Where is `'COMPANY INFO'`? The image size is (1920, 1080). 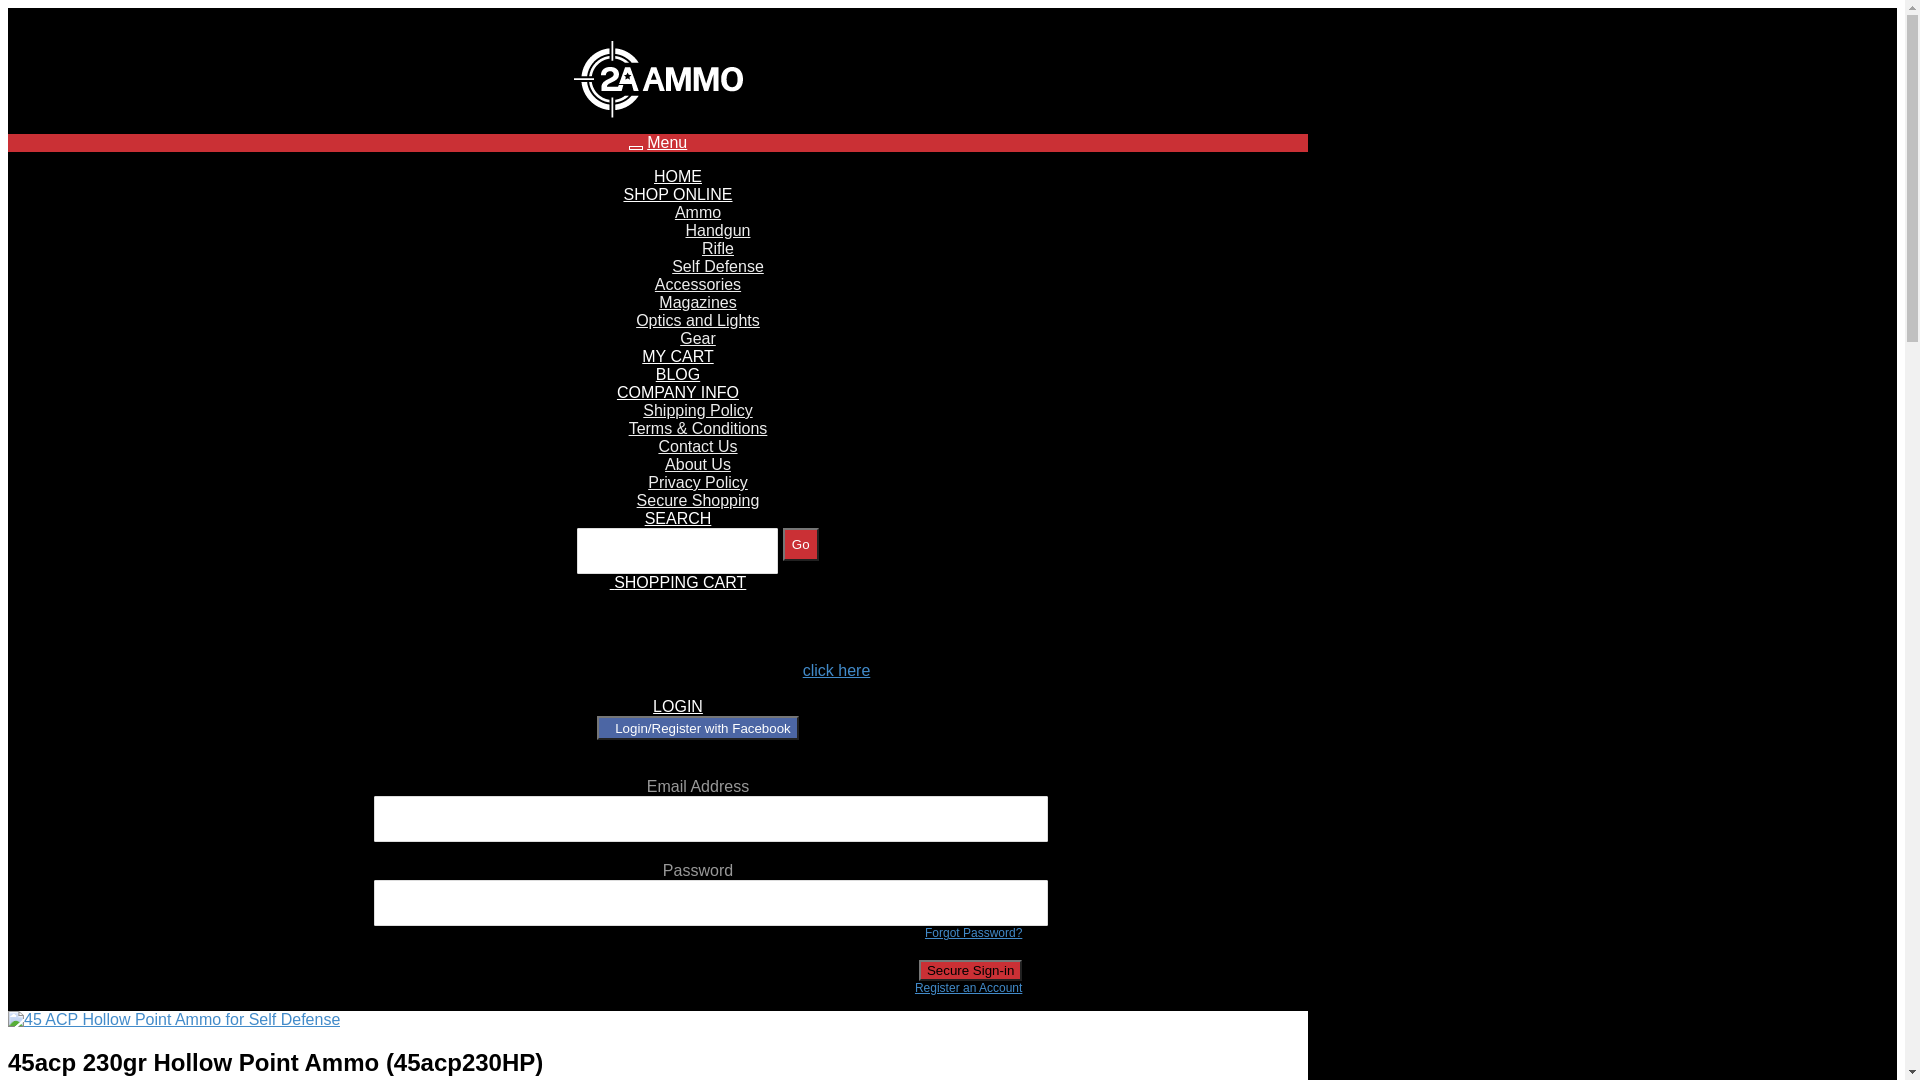
'COMPANY INFO' is located at coordinates (677, 392).